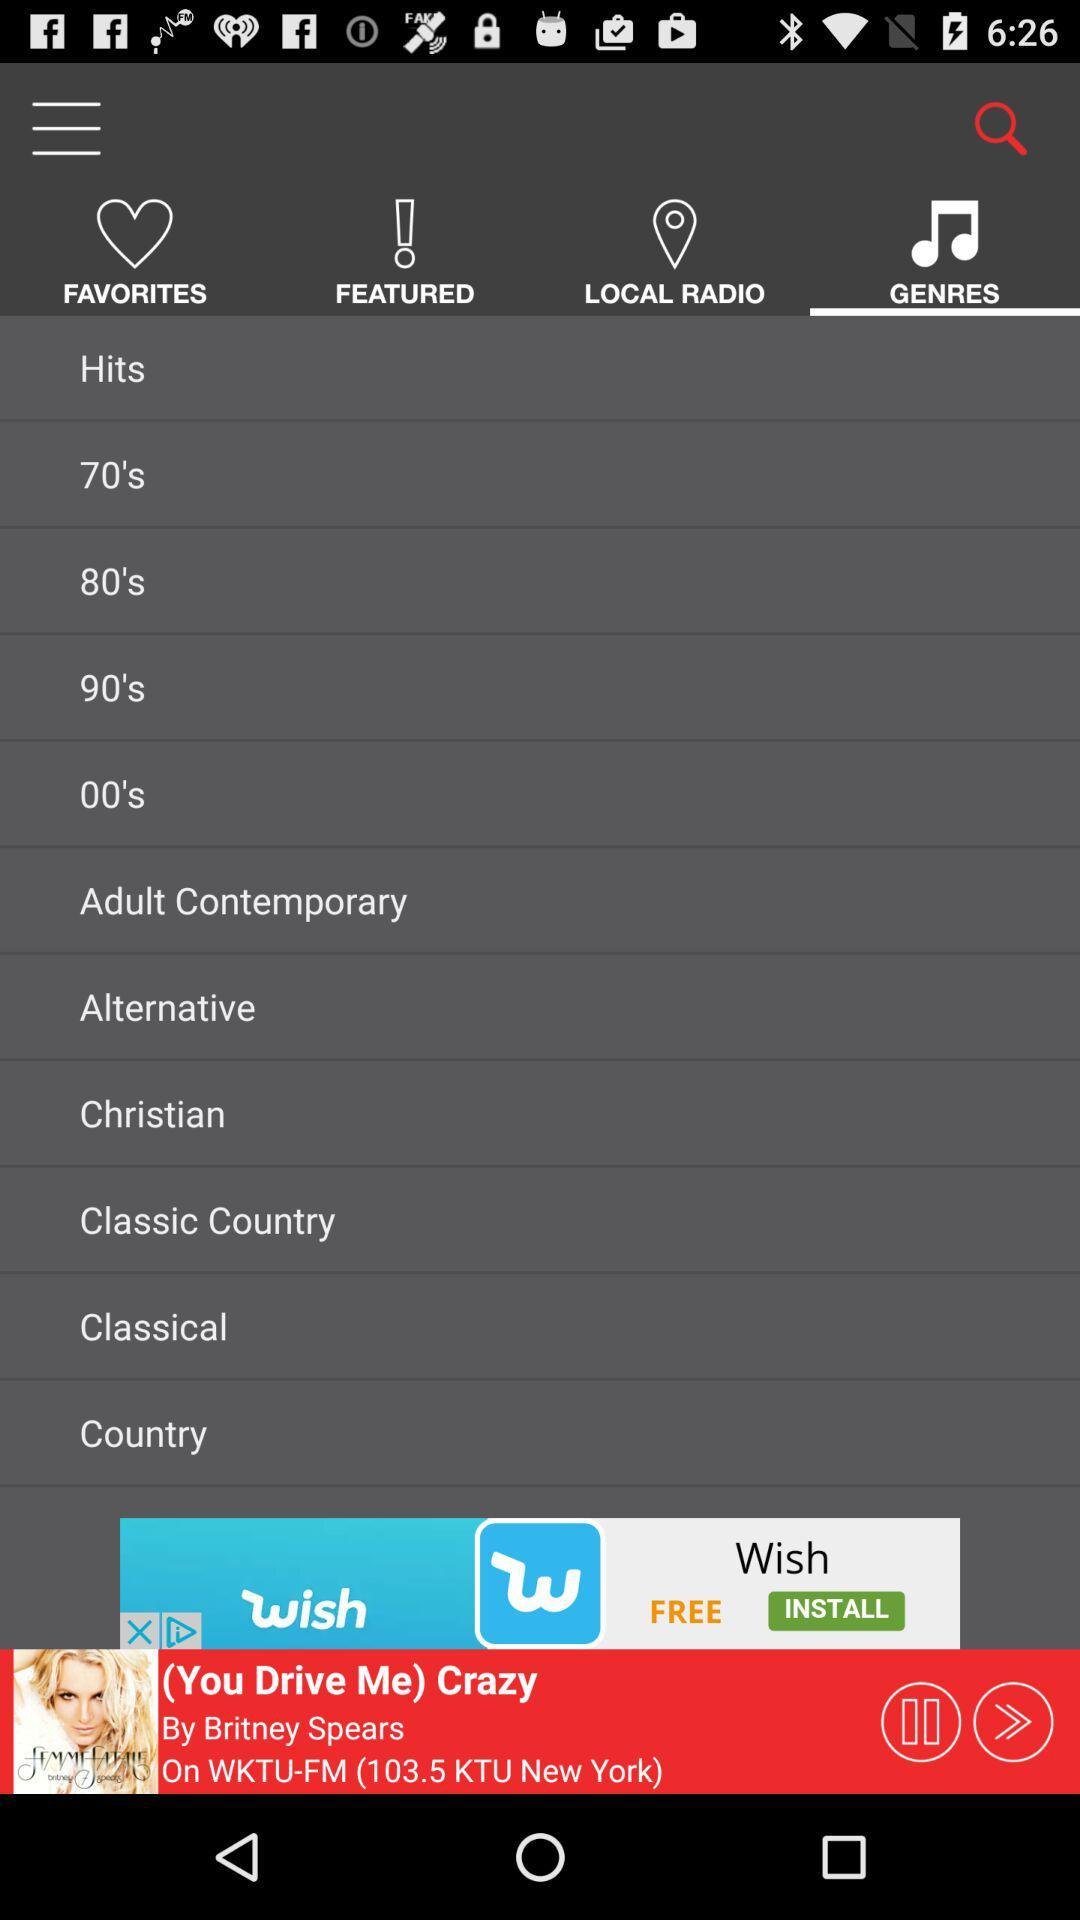 Image resolution: width=1080 pixels, height=1920 pixels. I want to click on pause media, so click(920, 1720).